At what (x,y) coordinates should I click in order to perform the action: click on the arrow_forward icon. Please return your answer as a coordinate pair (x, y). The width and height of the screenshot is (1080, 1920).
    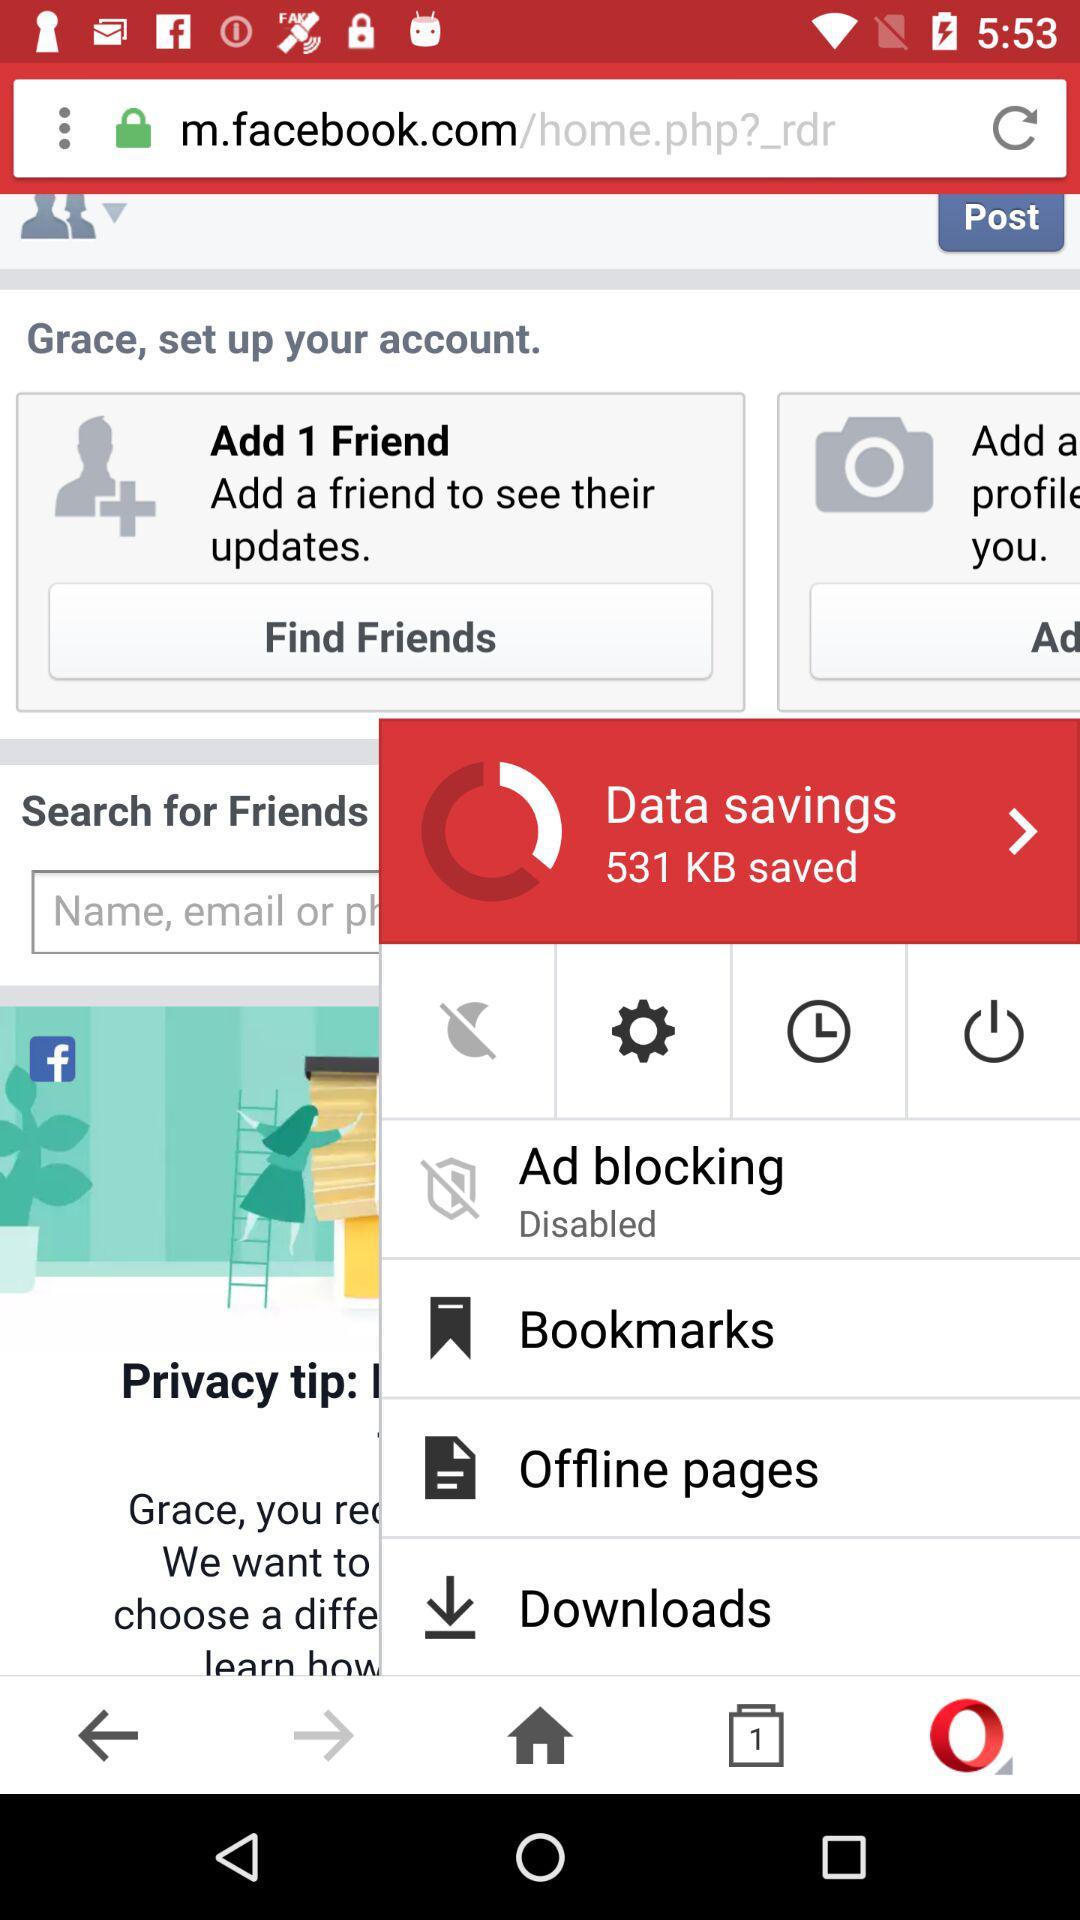
    Looking at the image, I should click on (323, 1734).